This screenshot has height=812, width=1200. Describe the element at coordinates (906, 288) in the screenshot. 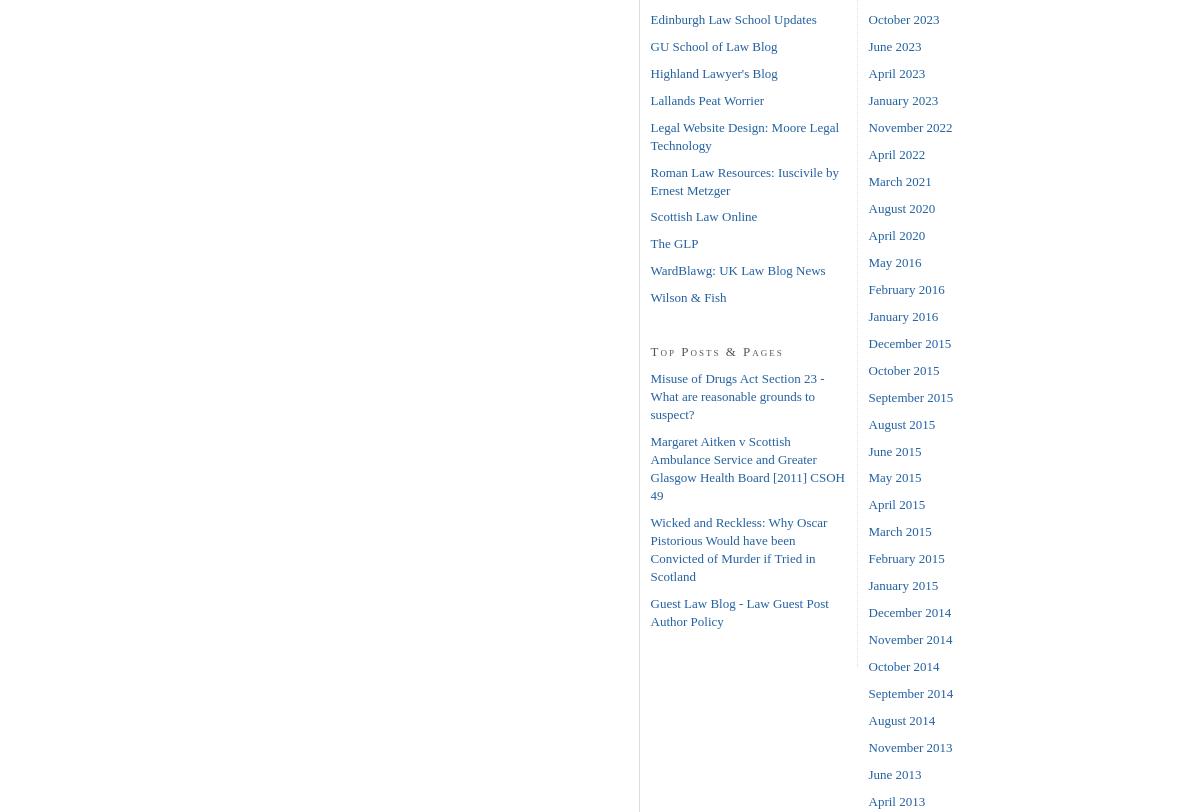

I see `'February 2016'` at that location.